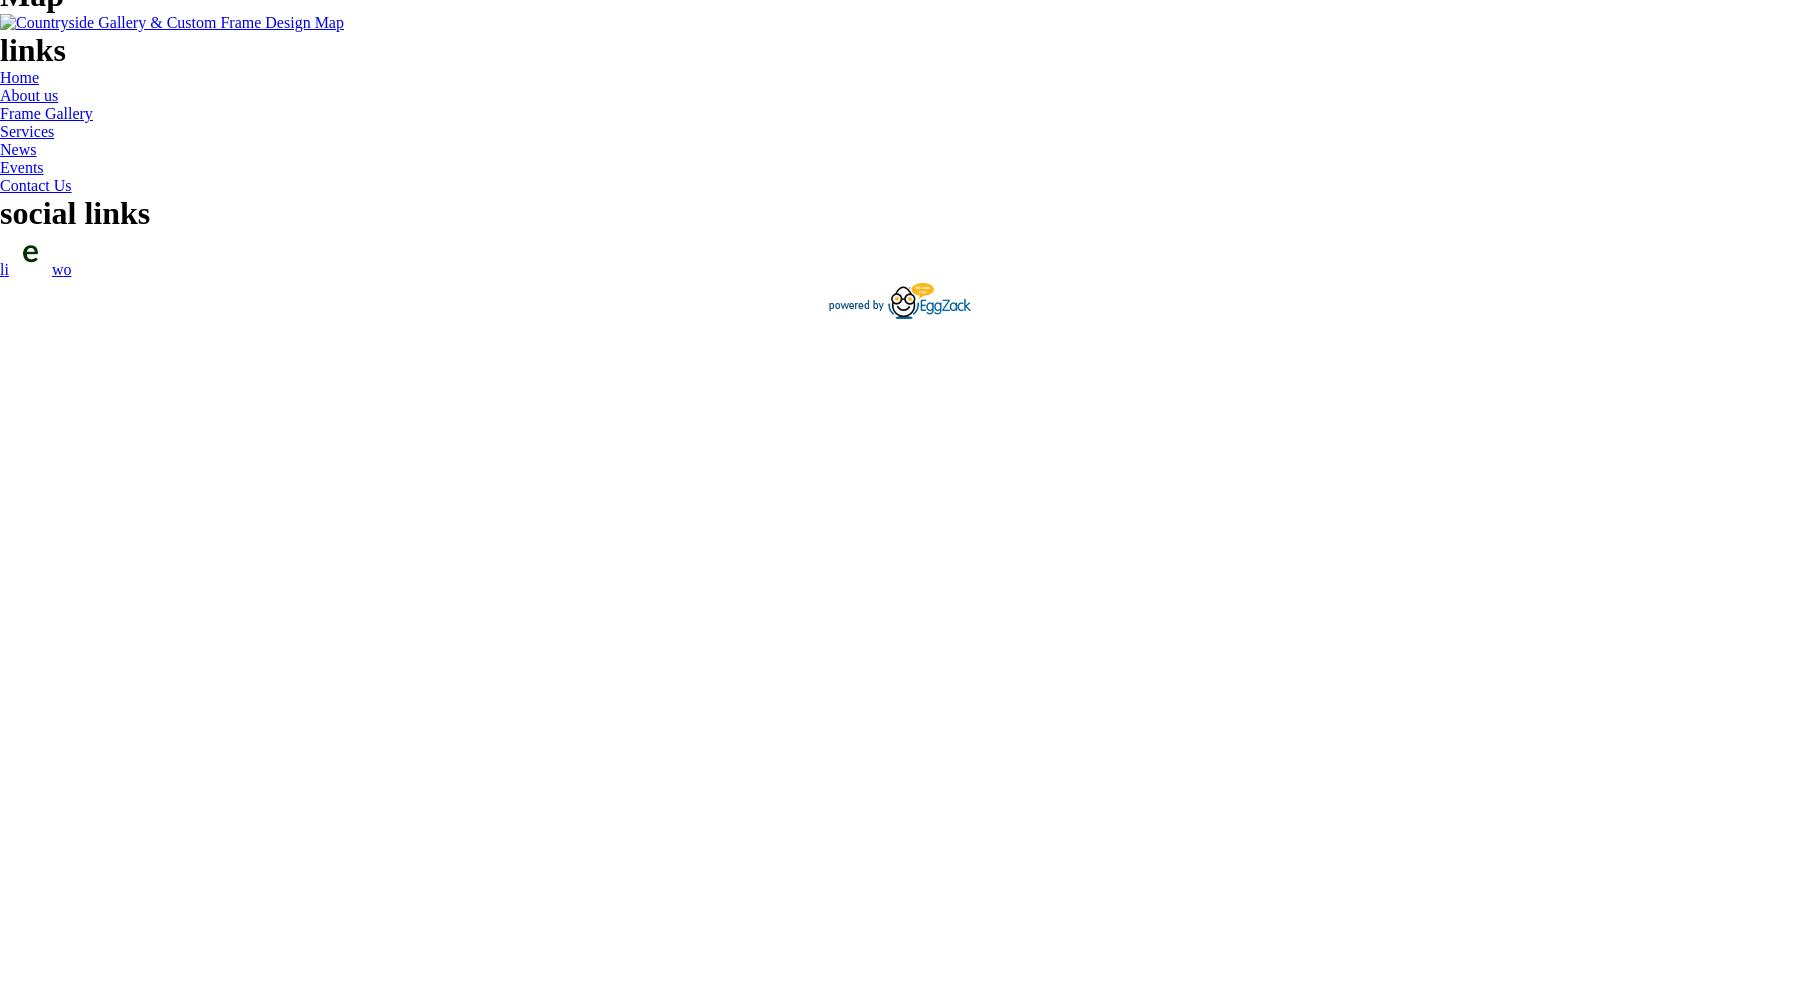  I want to click on 'Services', so click(0, 131).